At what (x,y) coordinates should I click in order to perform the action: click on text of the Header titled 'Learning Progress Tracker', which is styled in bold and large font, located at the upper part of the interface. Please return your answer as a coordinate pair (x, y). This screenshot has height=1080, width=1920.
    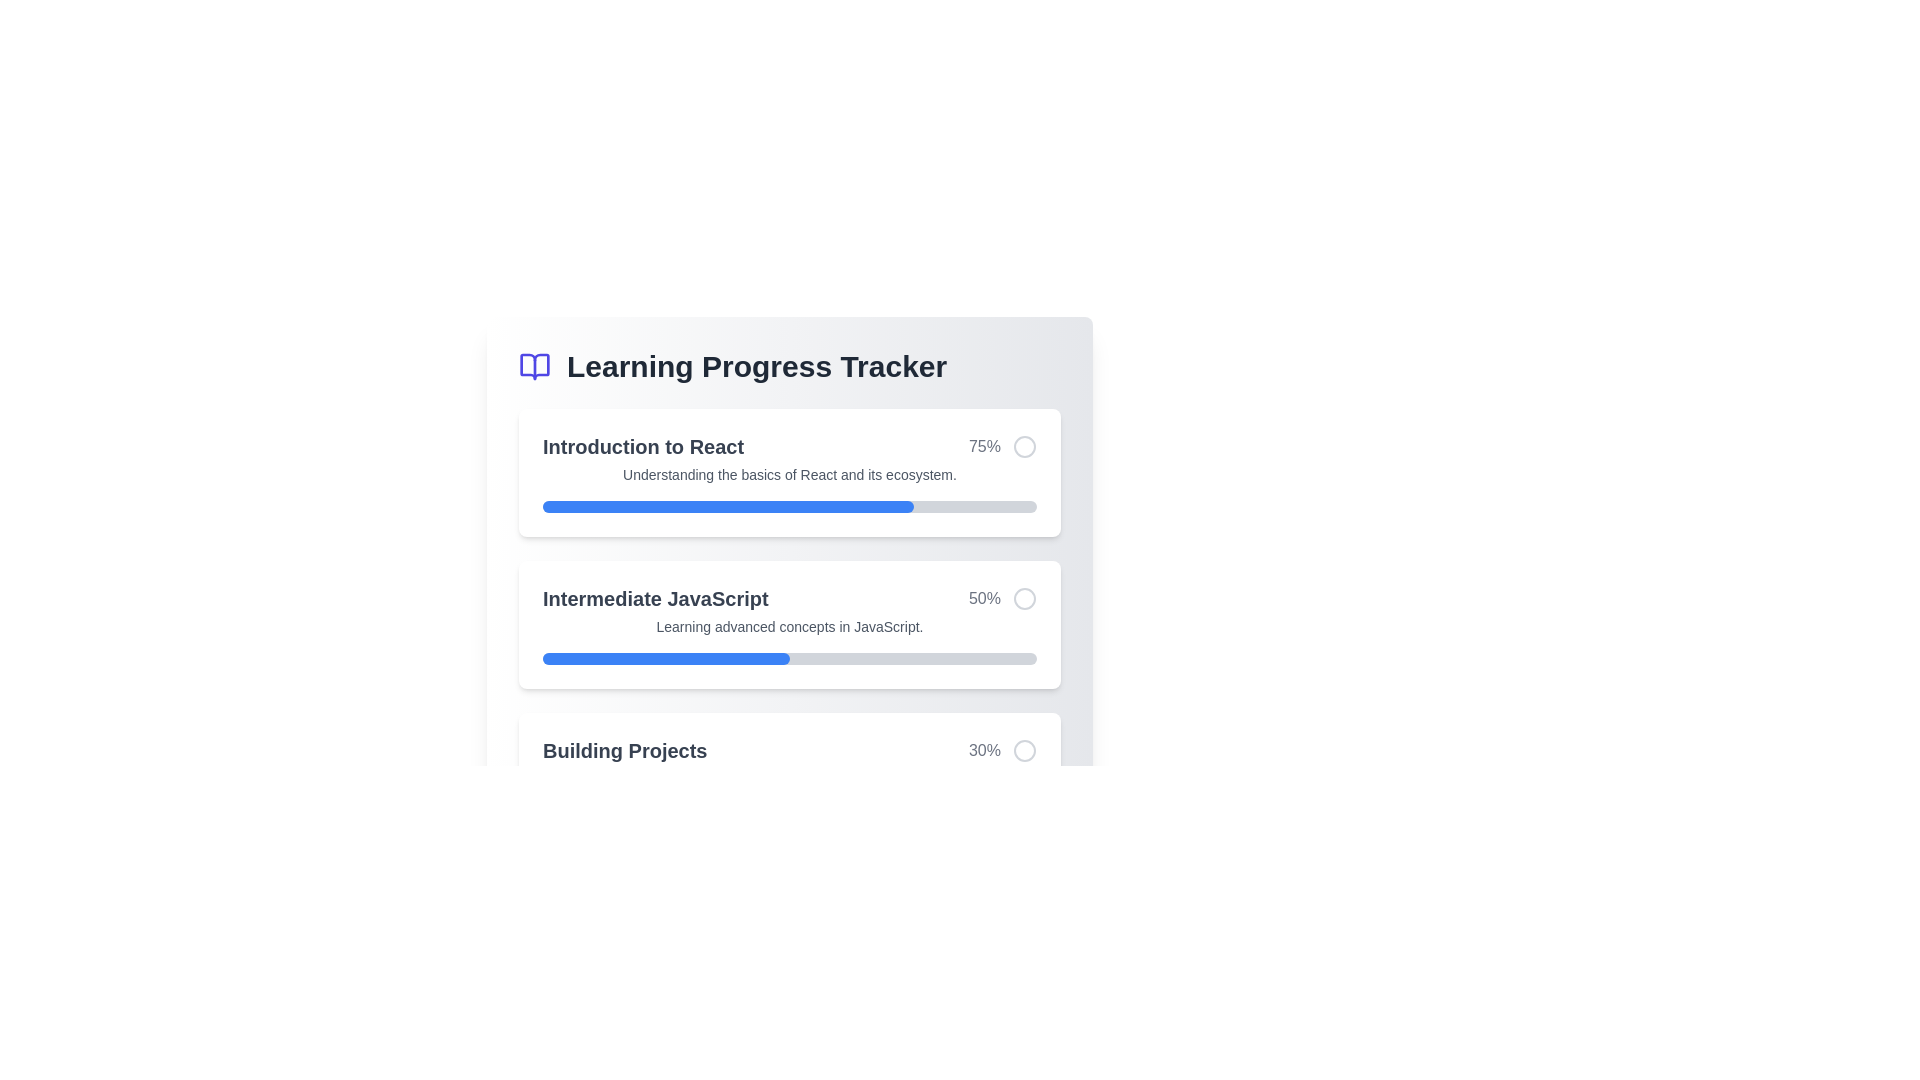
    Looking at the image, I should click on (789, 366).